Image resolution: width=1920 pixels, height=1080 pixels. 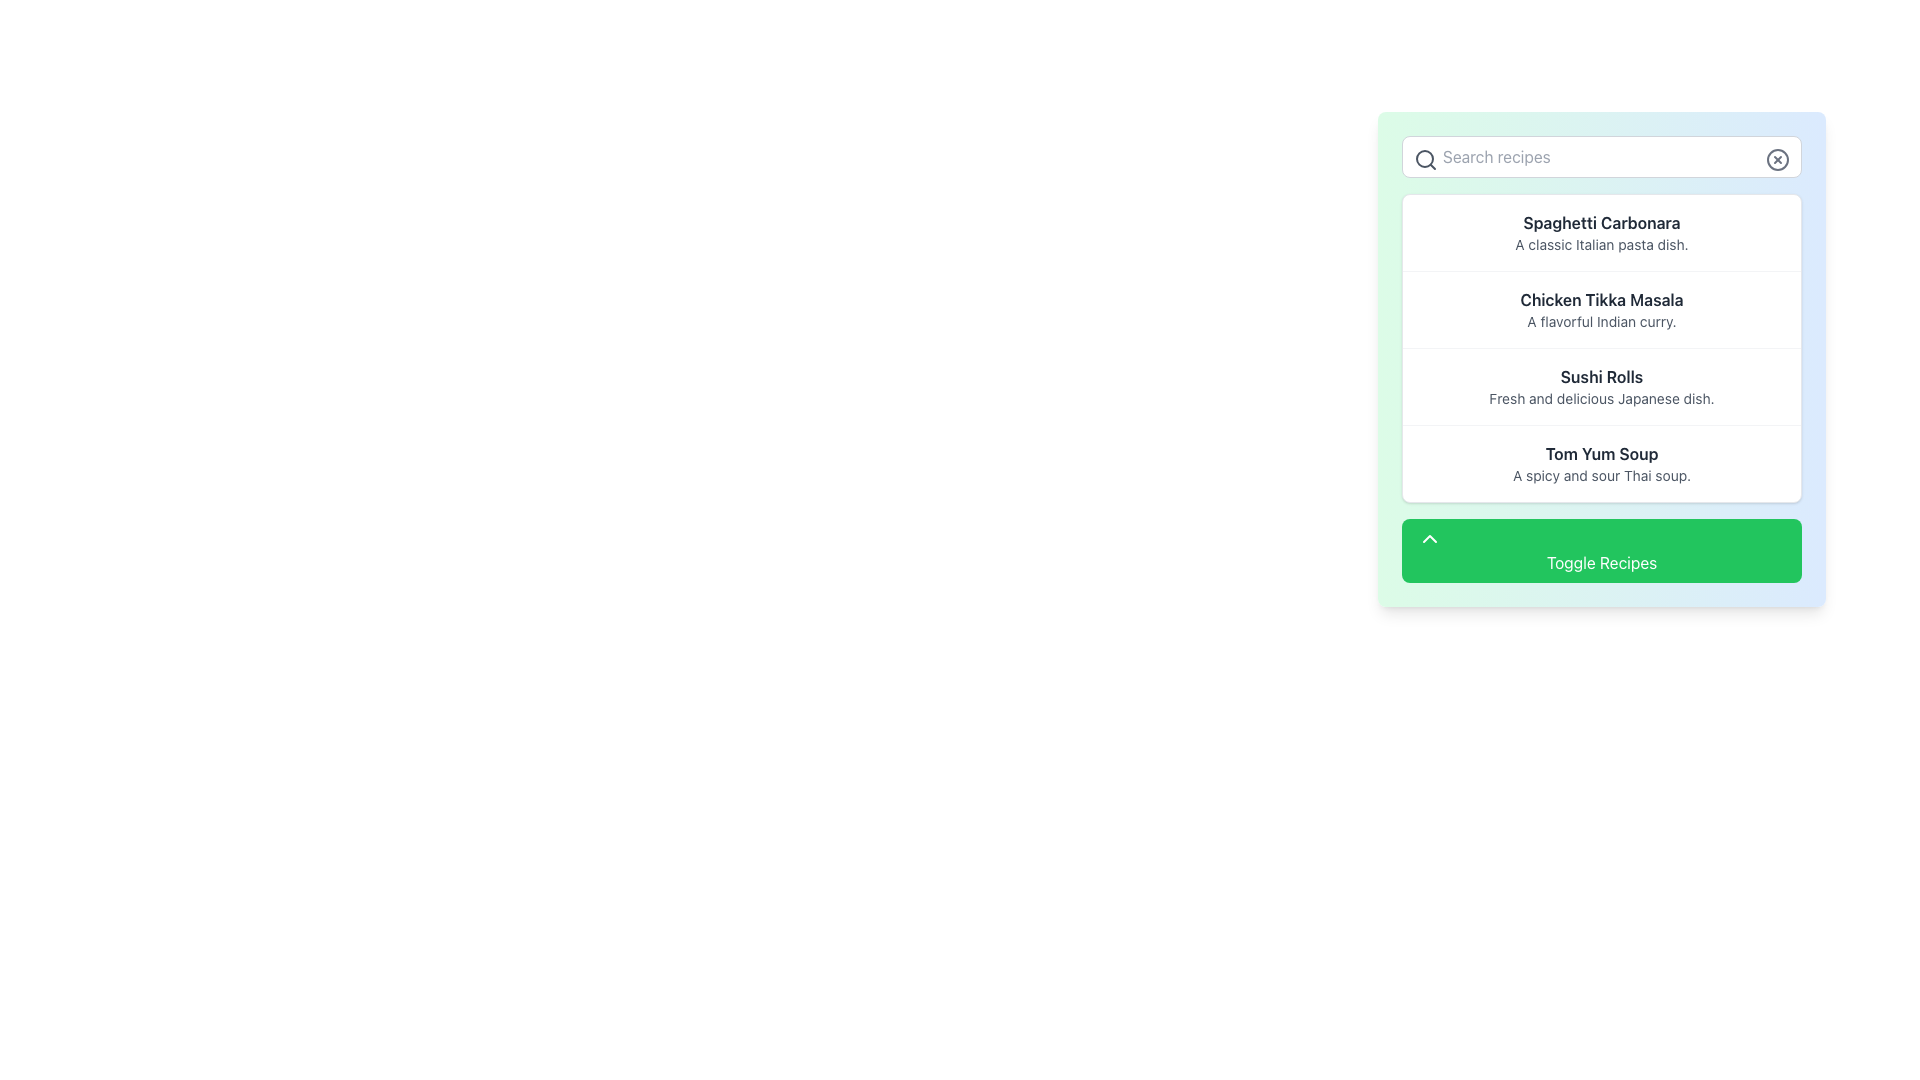 I want to click on the text label displaying 'Tom Yum Soup', which is positioned in the lower section of a recipe list, centered horizontally and slightly towards the bottom vertically, so click(x=1602, y=454).